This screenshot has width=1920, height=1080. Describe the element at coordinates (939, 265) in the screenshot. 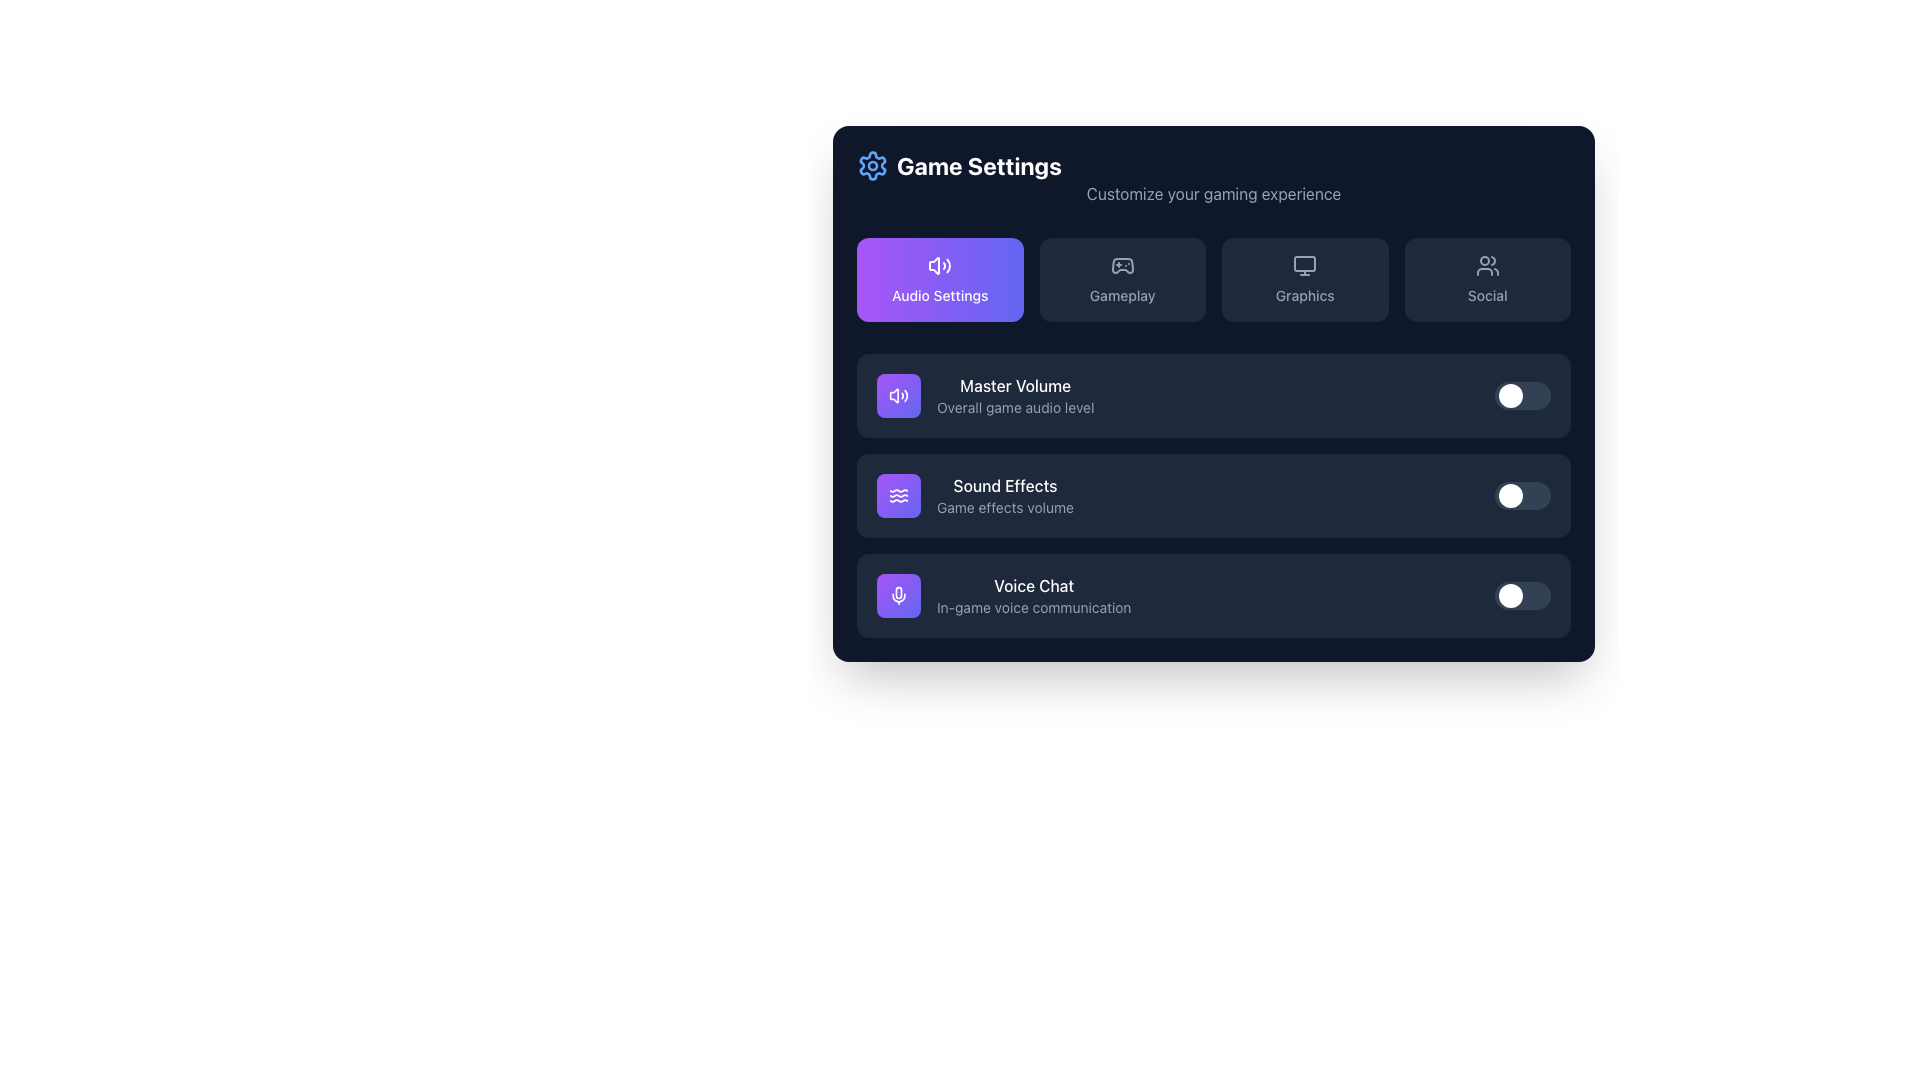

I see `the visual state of the audio settings icon, which represents audio functionalities and is located centrally within the 'Audio Settings' module at the top of the panel` at that location.